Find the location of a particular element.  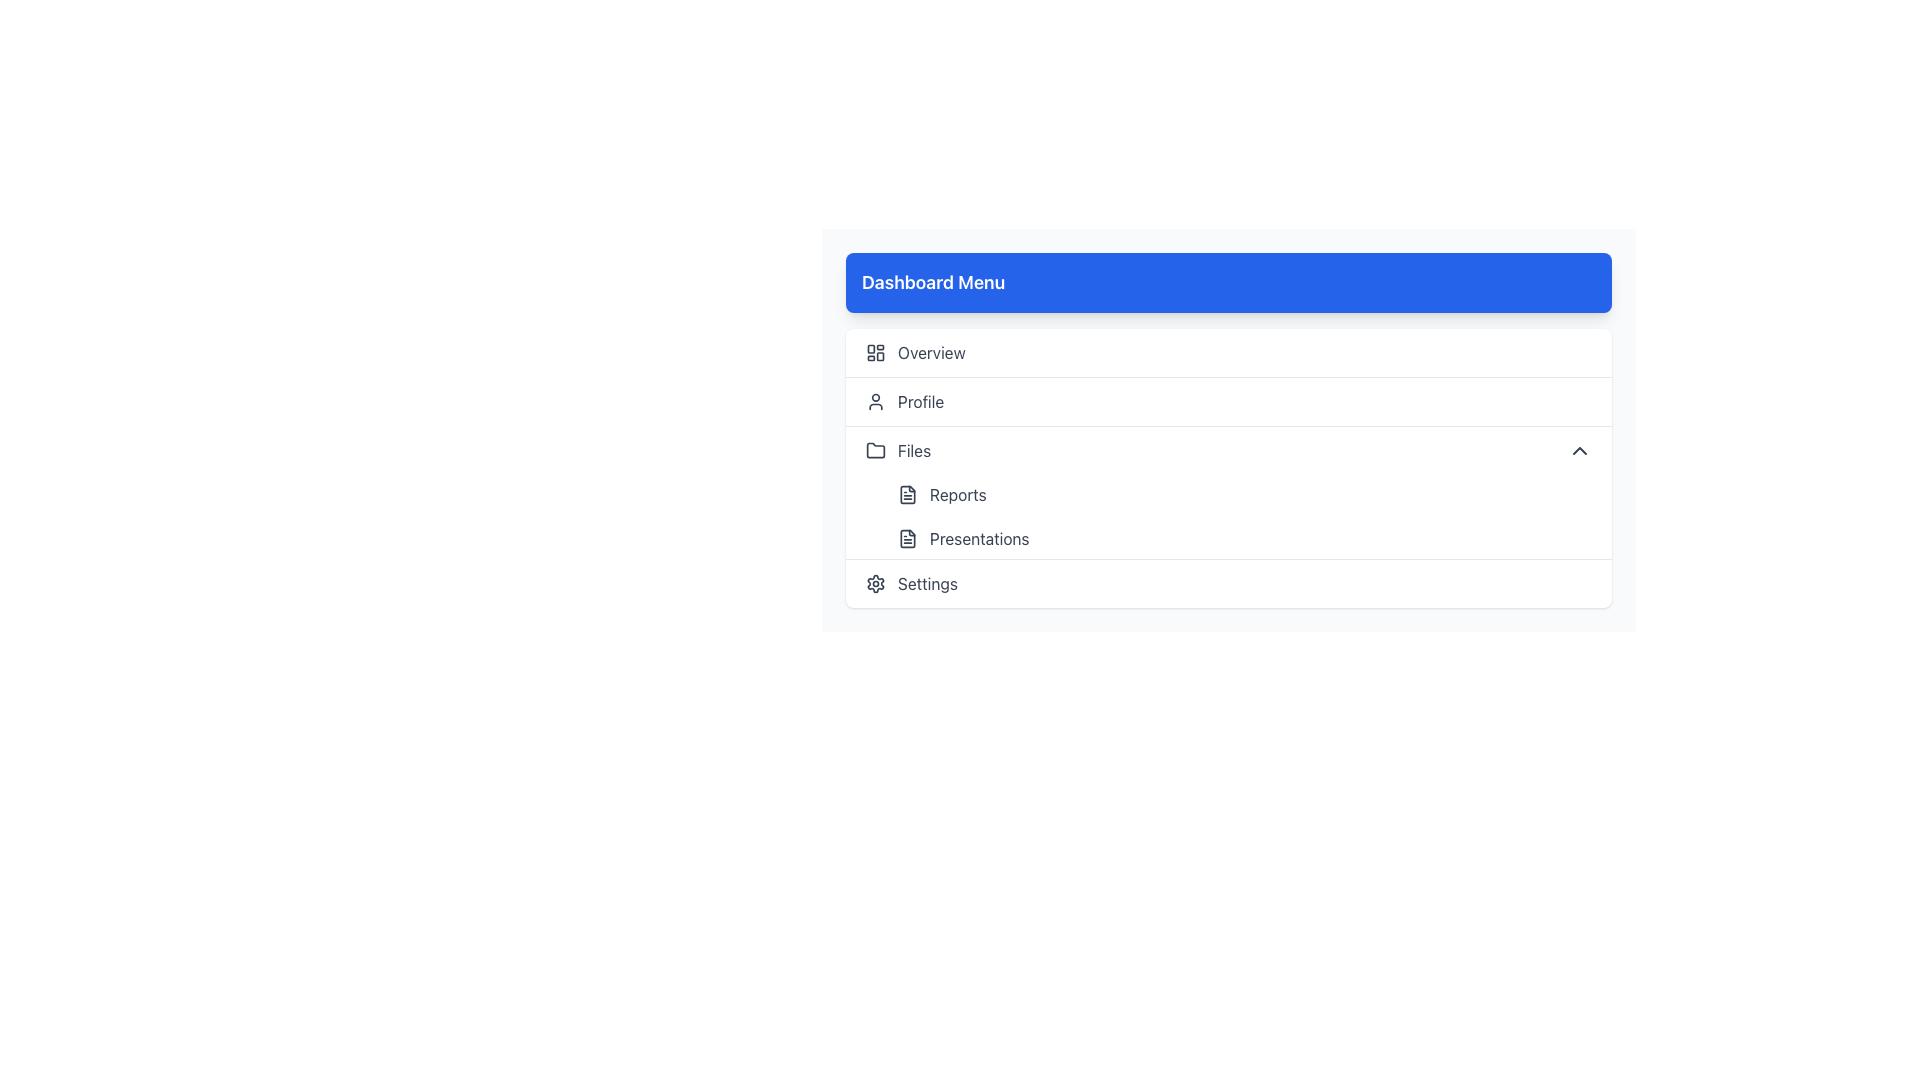

the user profile icon located to the left of the 'Profile' text in the horizontal menu is located at coordinates (875, 401).